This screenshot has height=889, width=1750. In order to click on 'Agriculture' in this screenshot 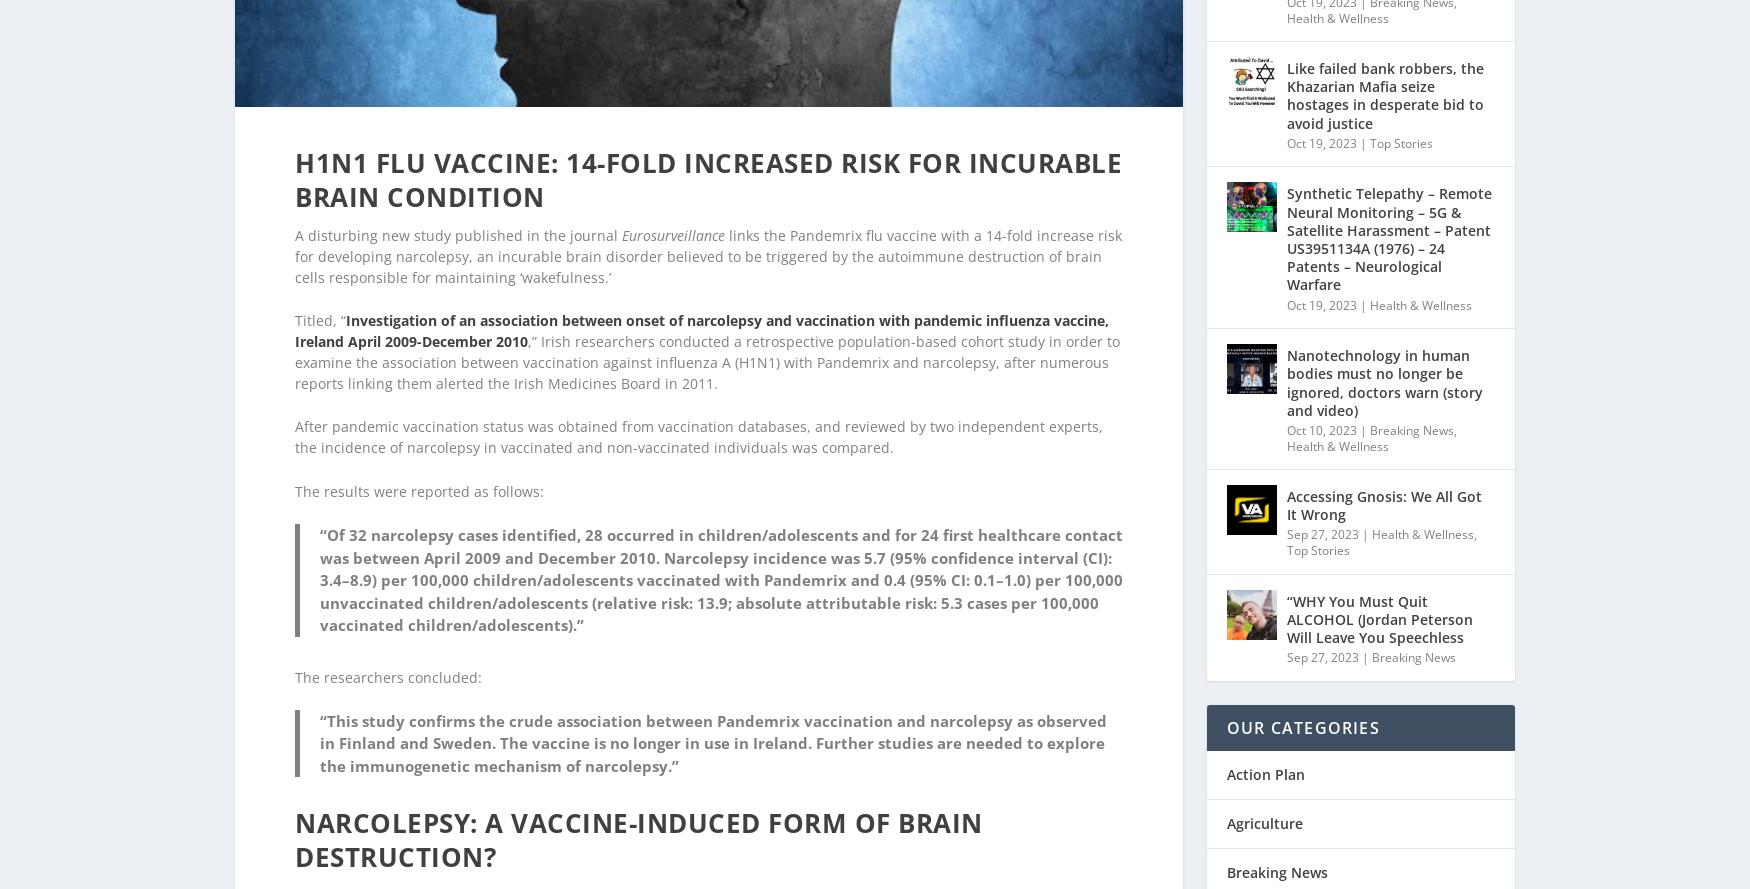, I will do `click(1226, 797)`.